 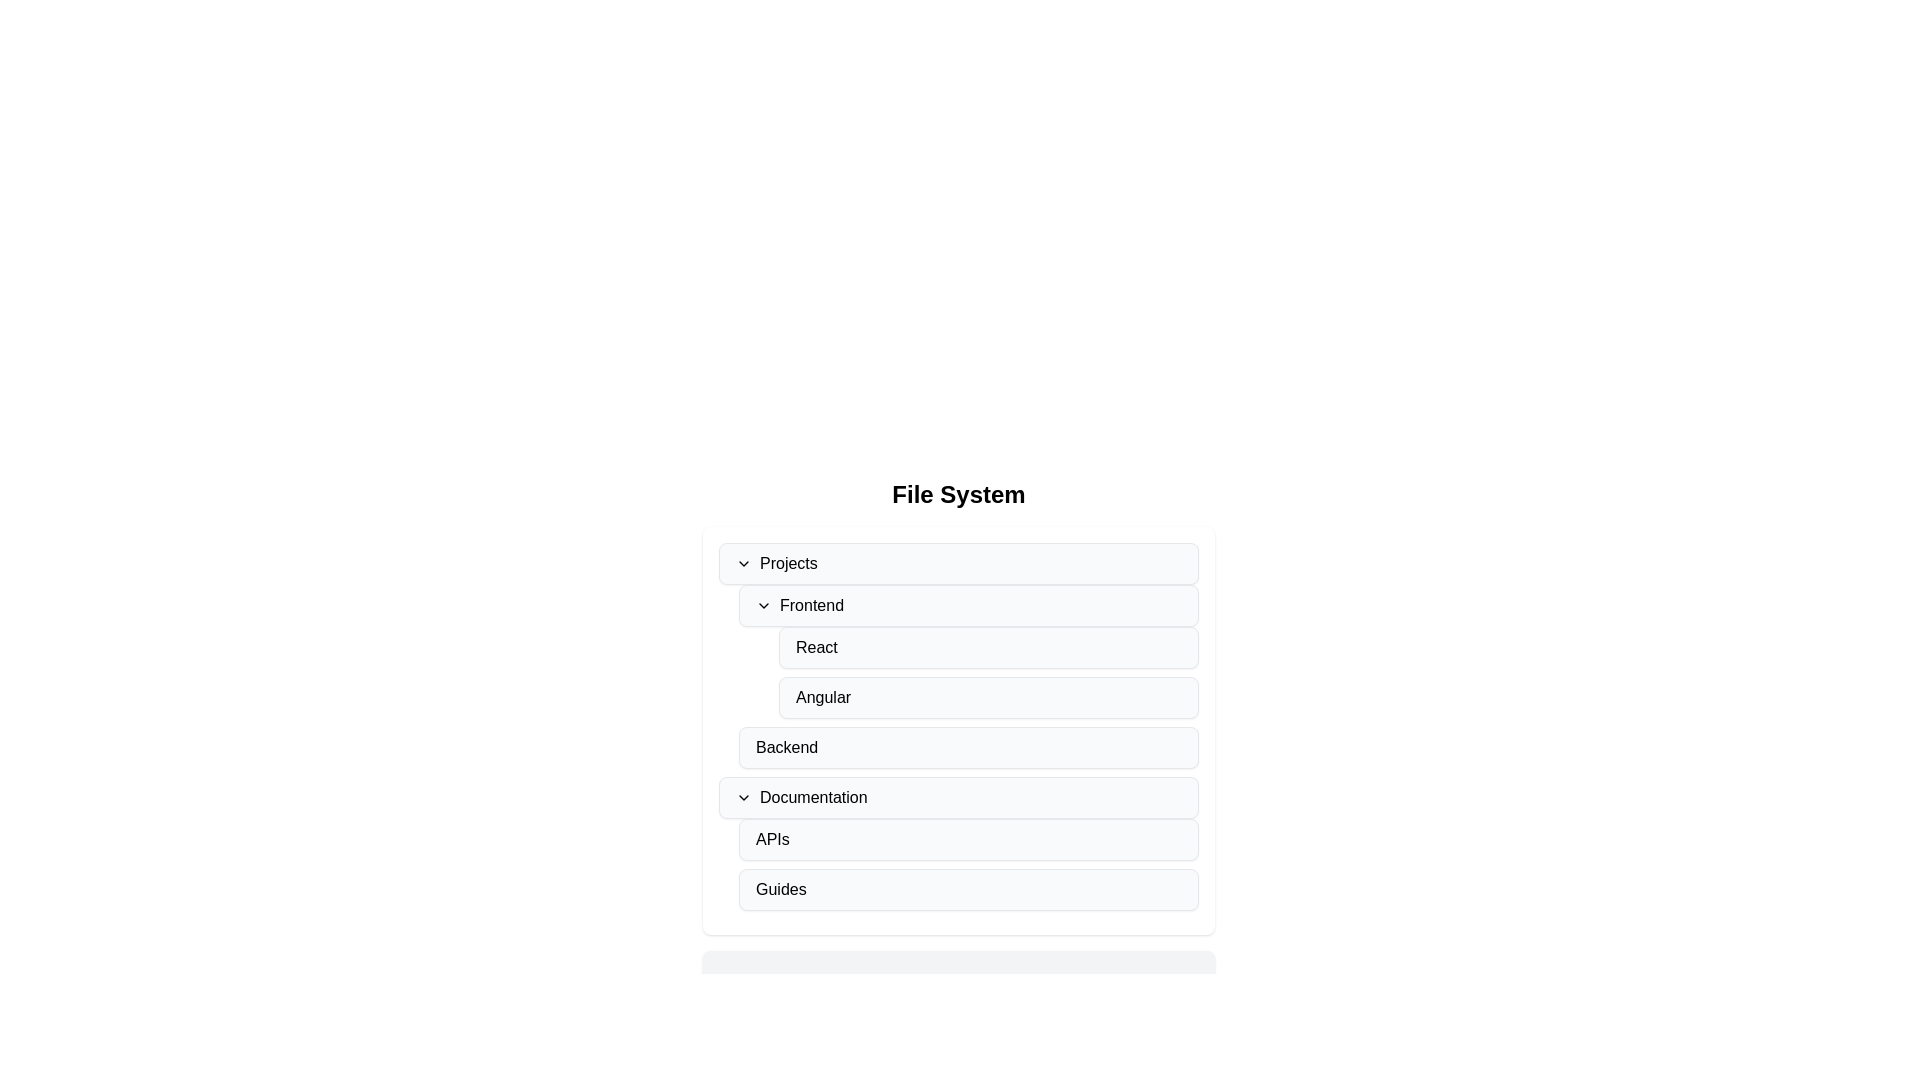 I want to click on the 'Angular' button located within the 'Frontend' subsection under the 'Projects' category for keyboard navigation, so click(x=988, y=697).